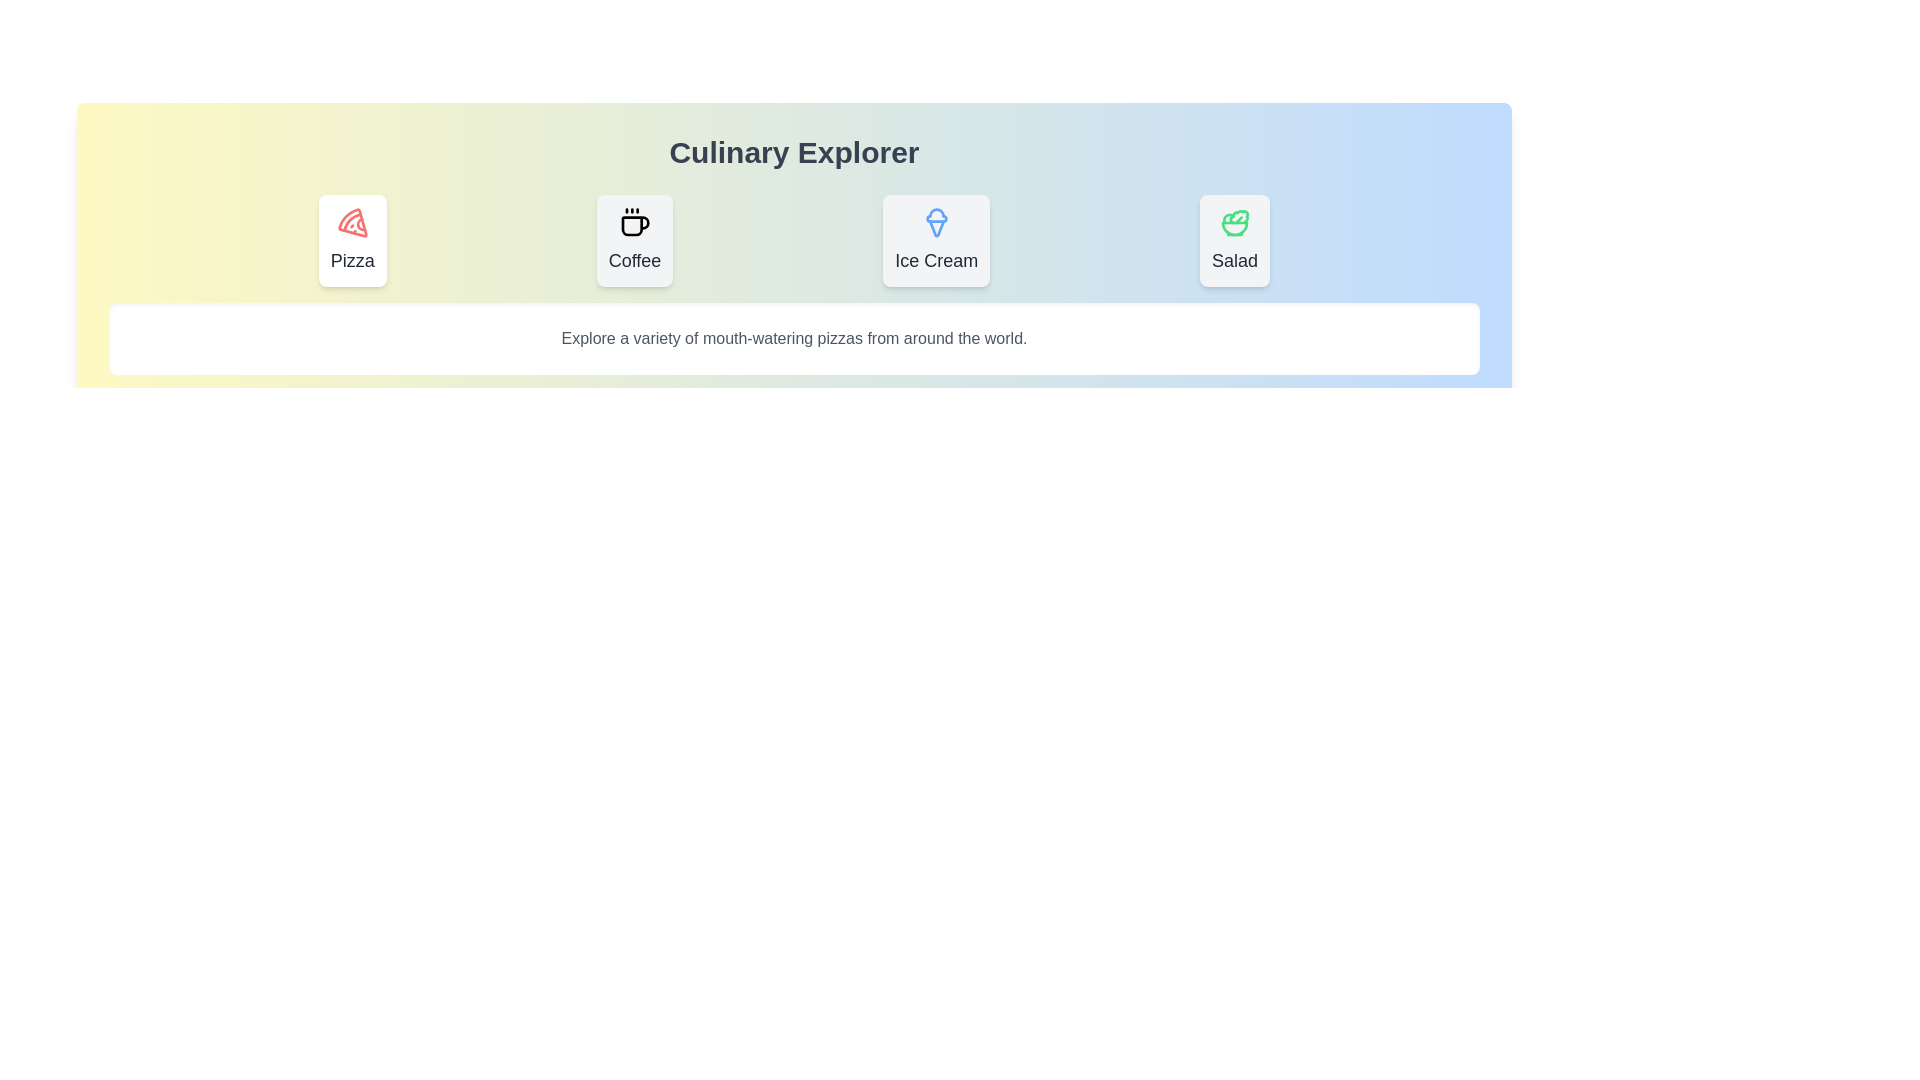  What do you see at coordinates (1234, 239) in the screenshot?
I see `the tab labeled Salad to observe its hover animation` at bounding box center [1234, 239].